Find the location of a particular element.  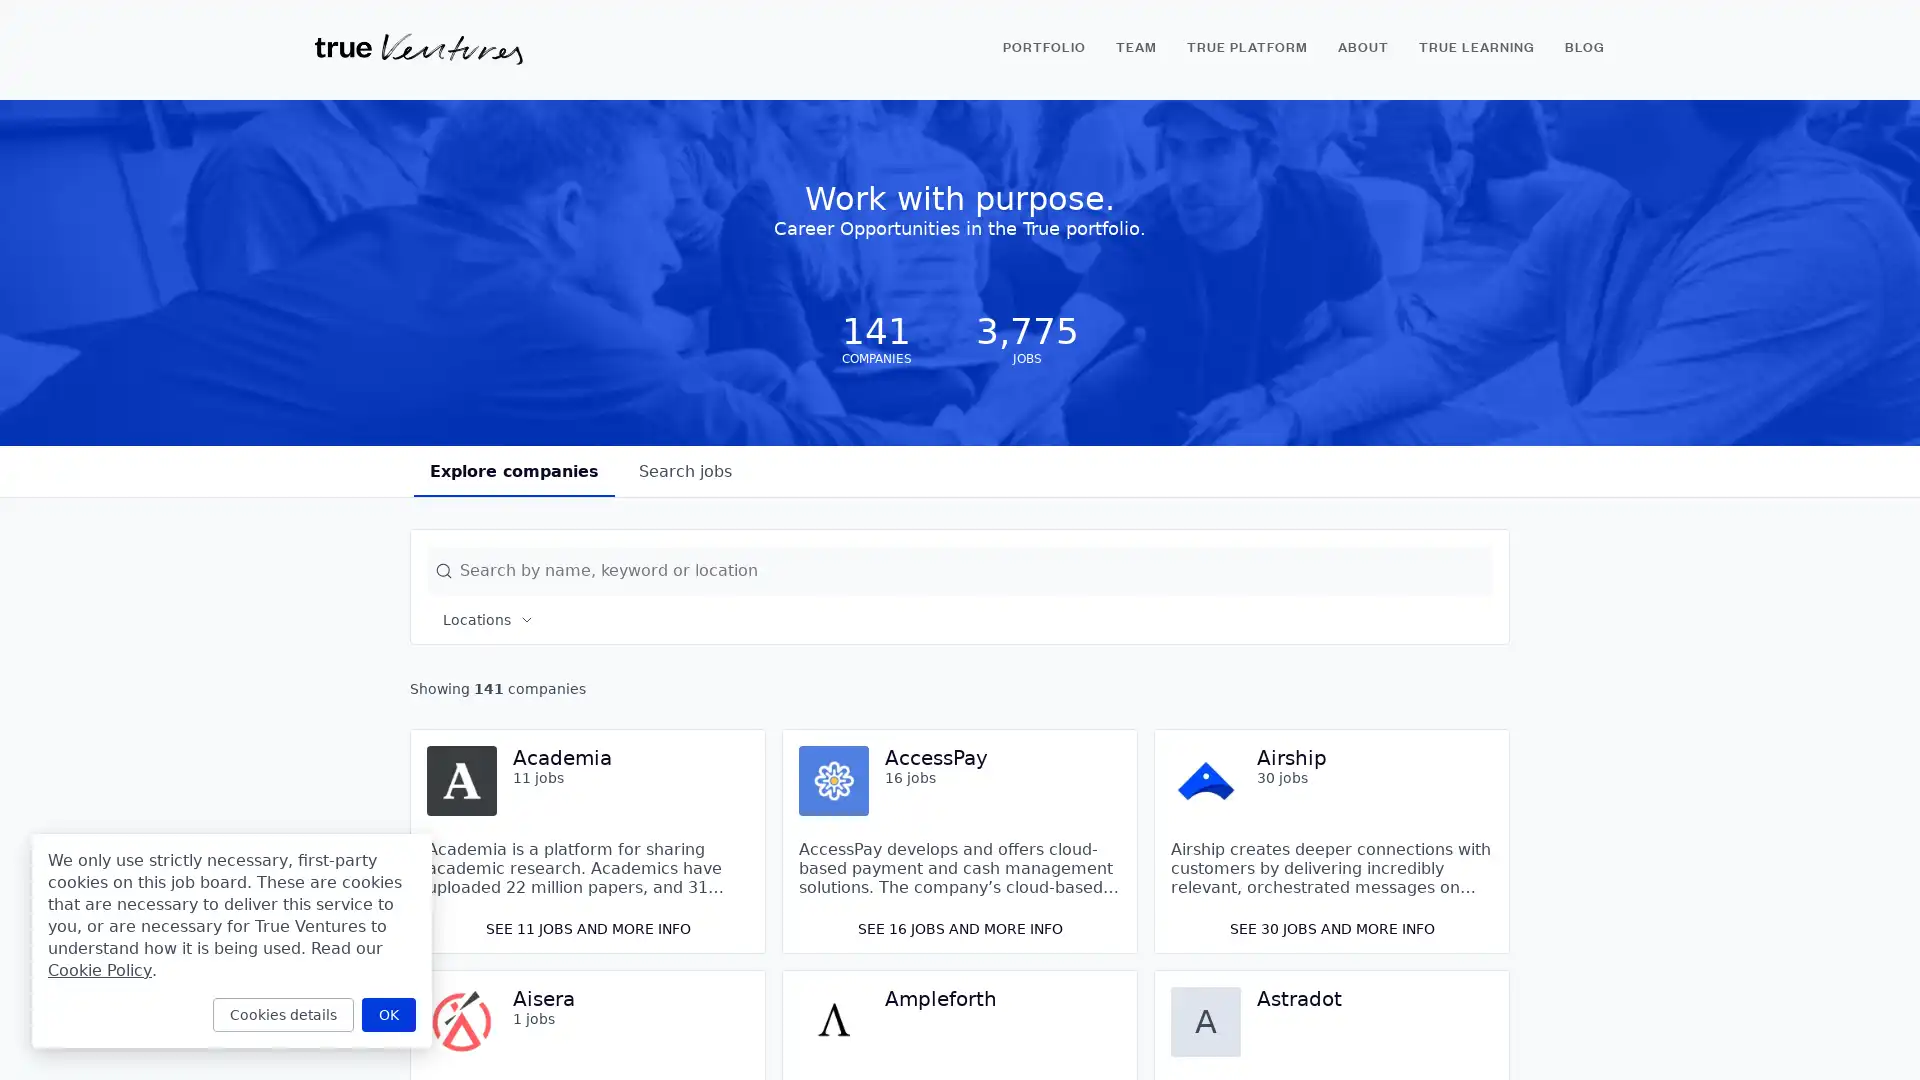

Cookies details is located at coordinates (282, 1014).